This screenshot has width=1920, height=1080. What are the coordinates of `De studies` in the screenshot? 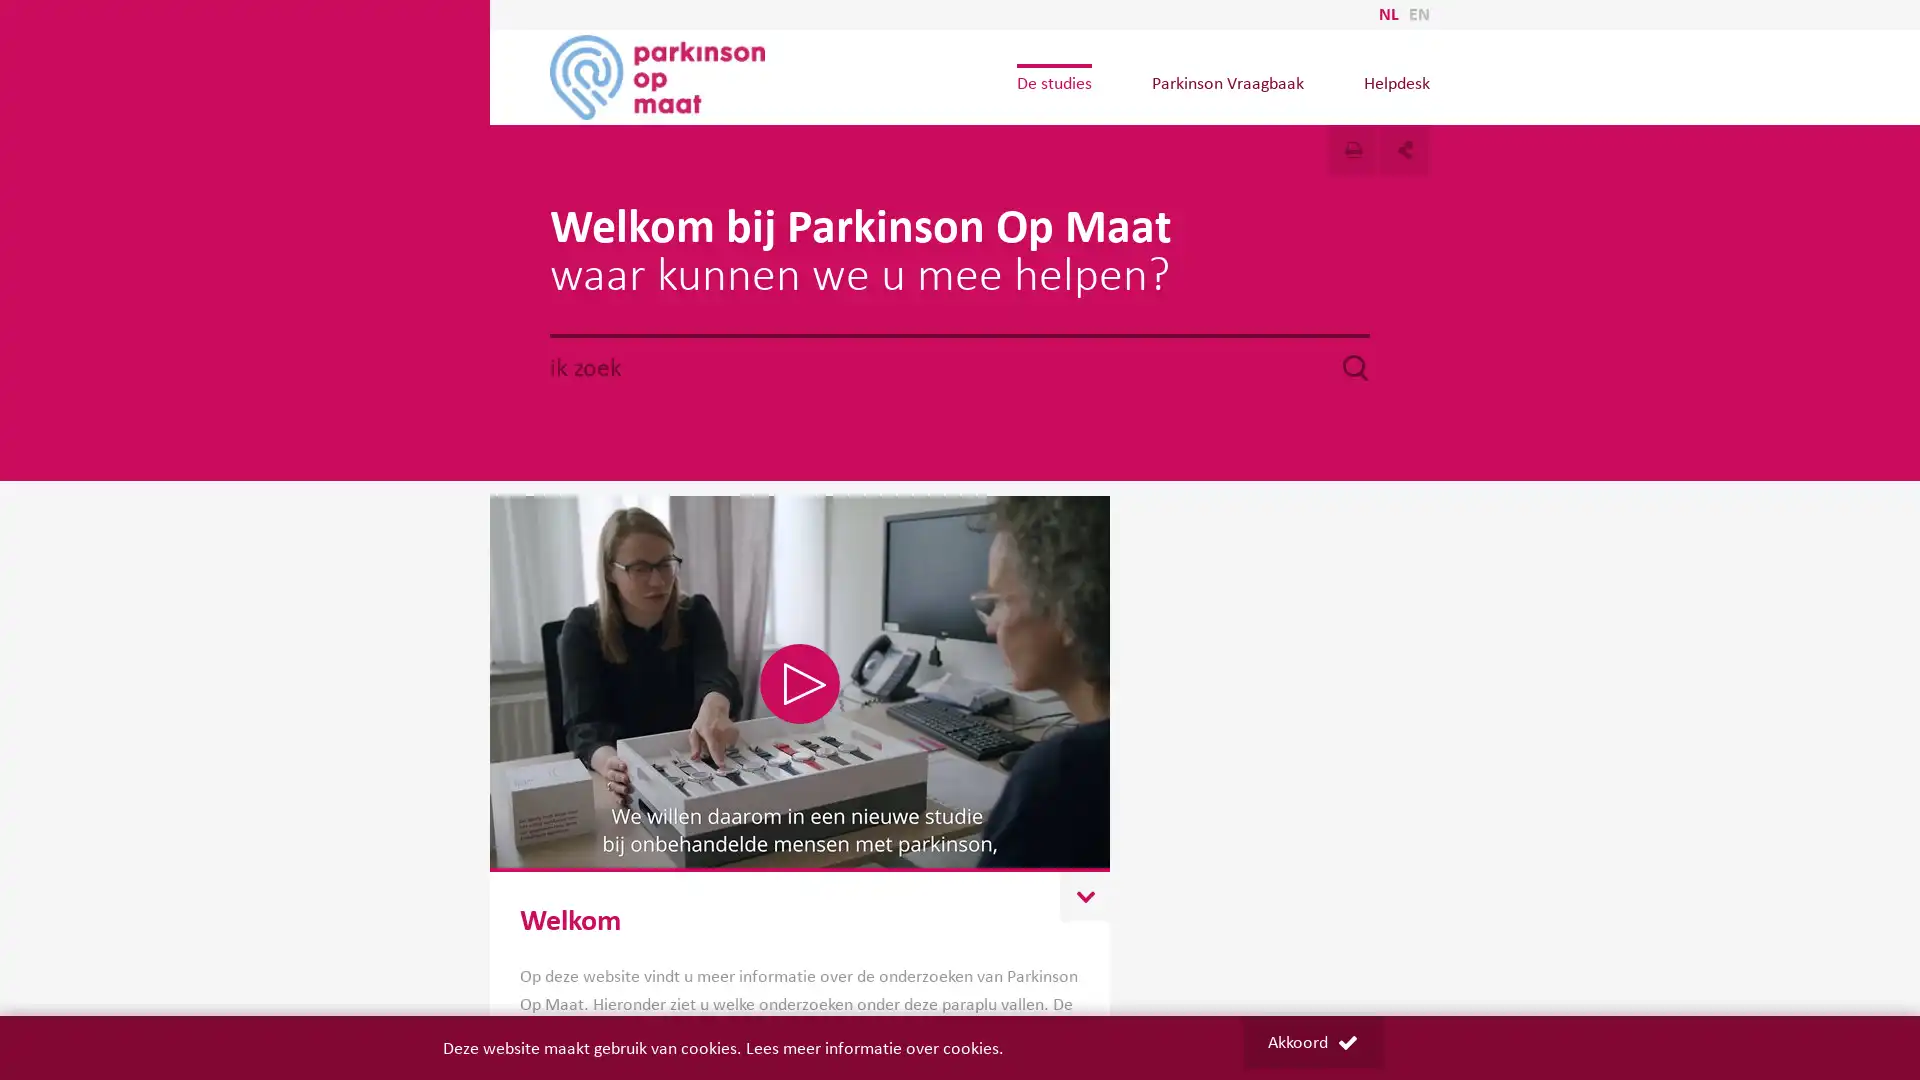 It's located at (1052, 82).